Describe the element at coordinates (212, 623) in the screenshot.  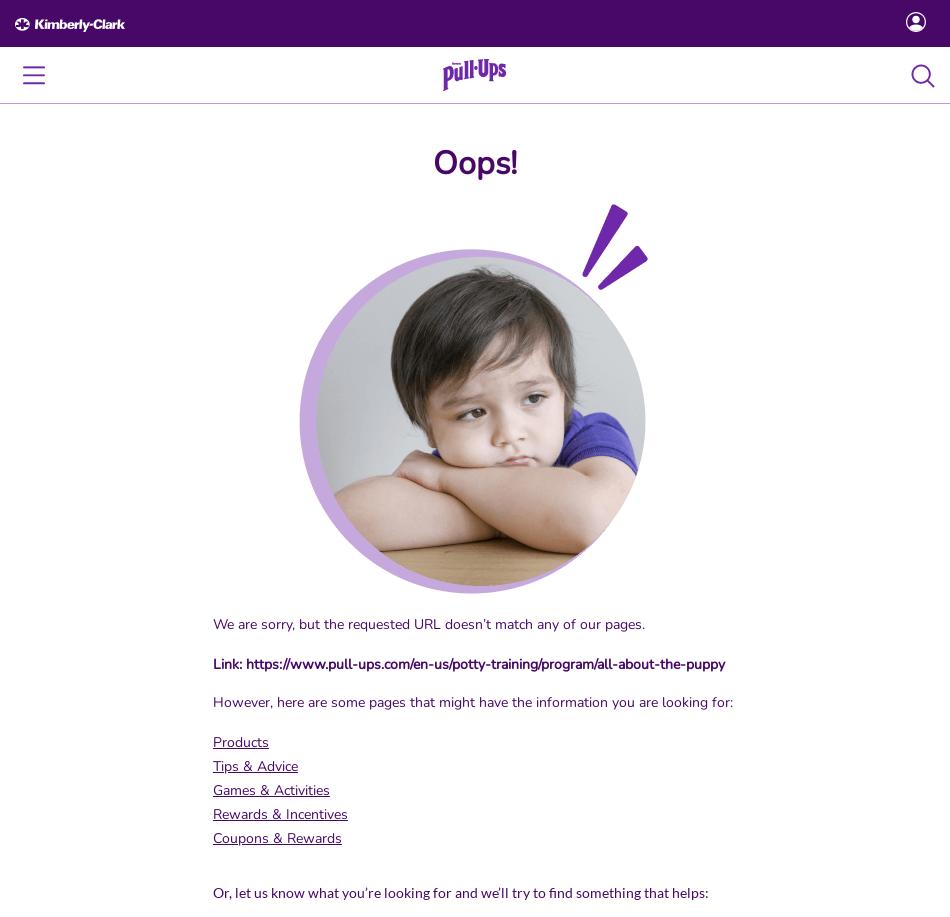
I see `'We are sorry, but the requested URL doesn’t match any of our pages.'` at that location.